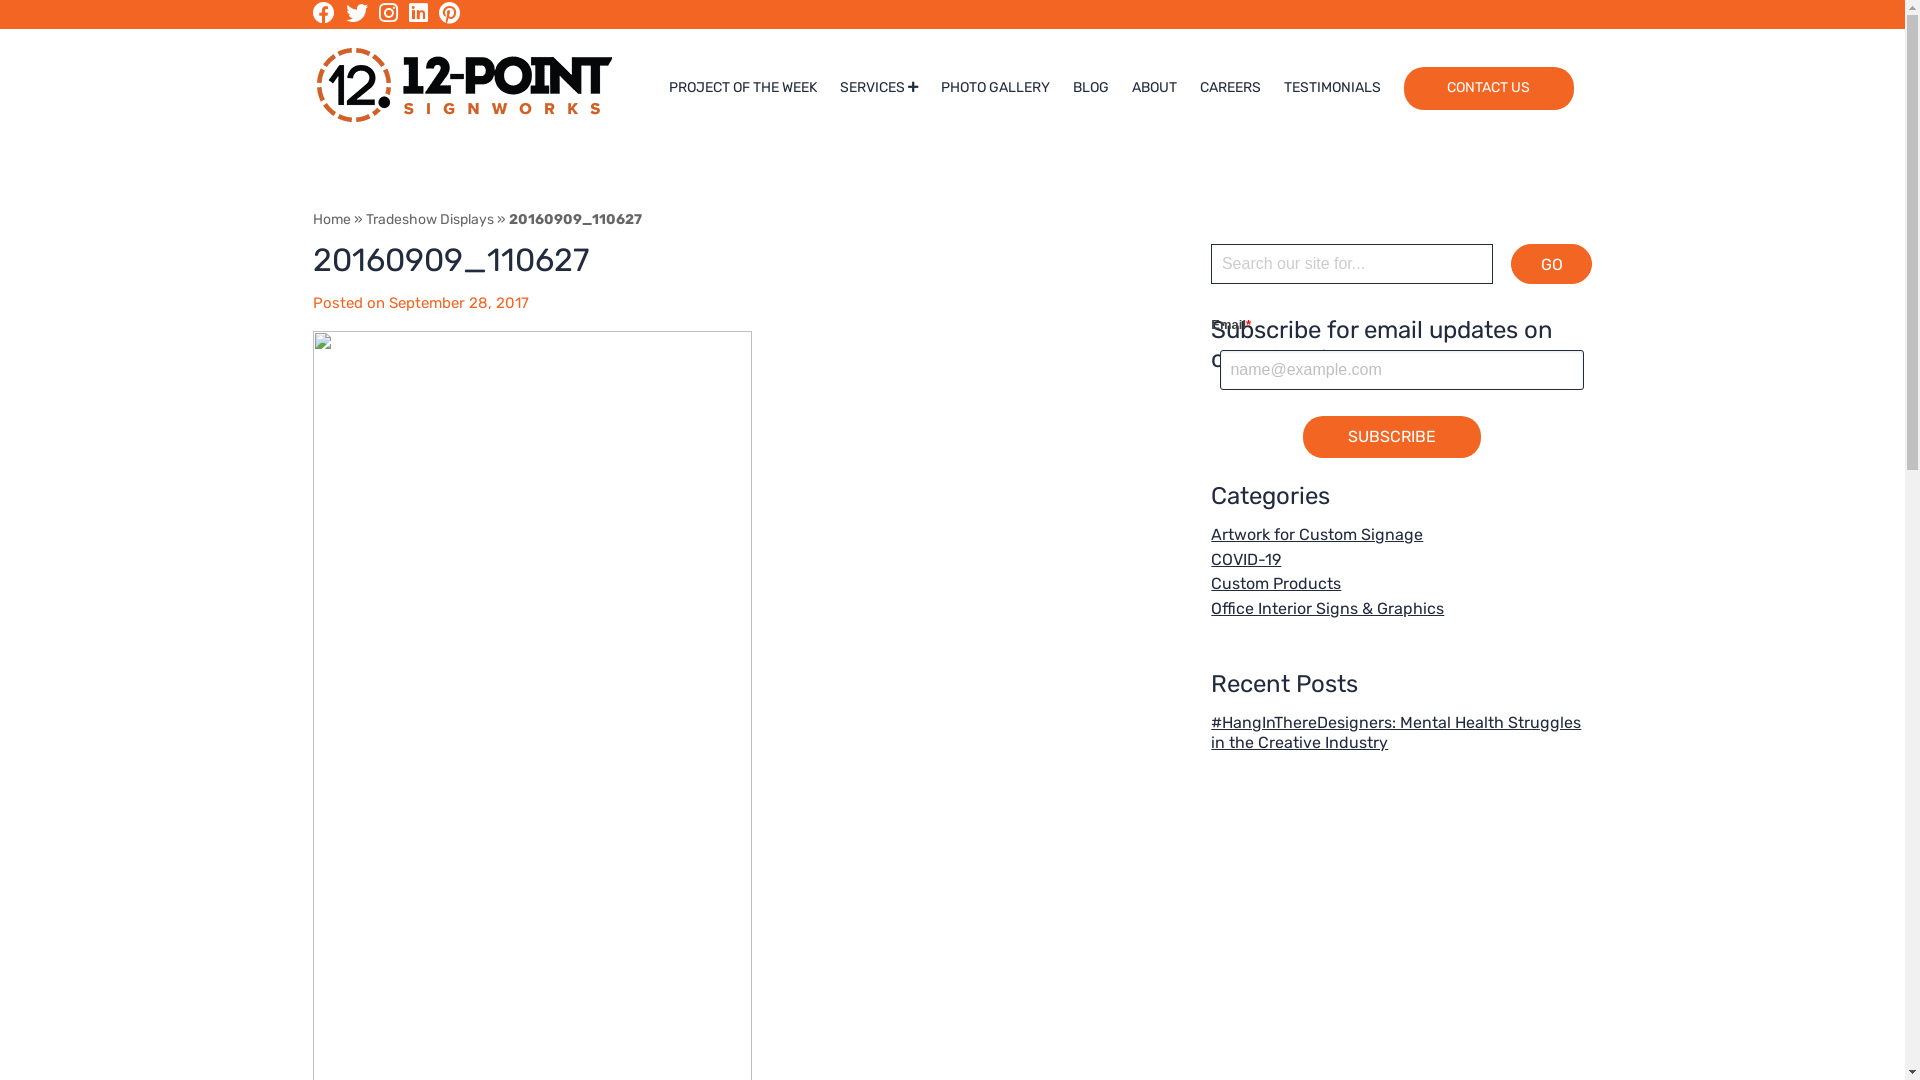  I want to click on 'Home', so click(331, 219).